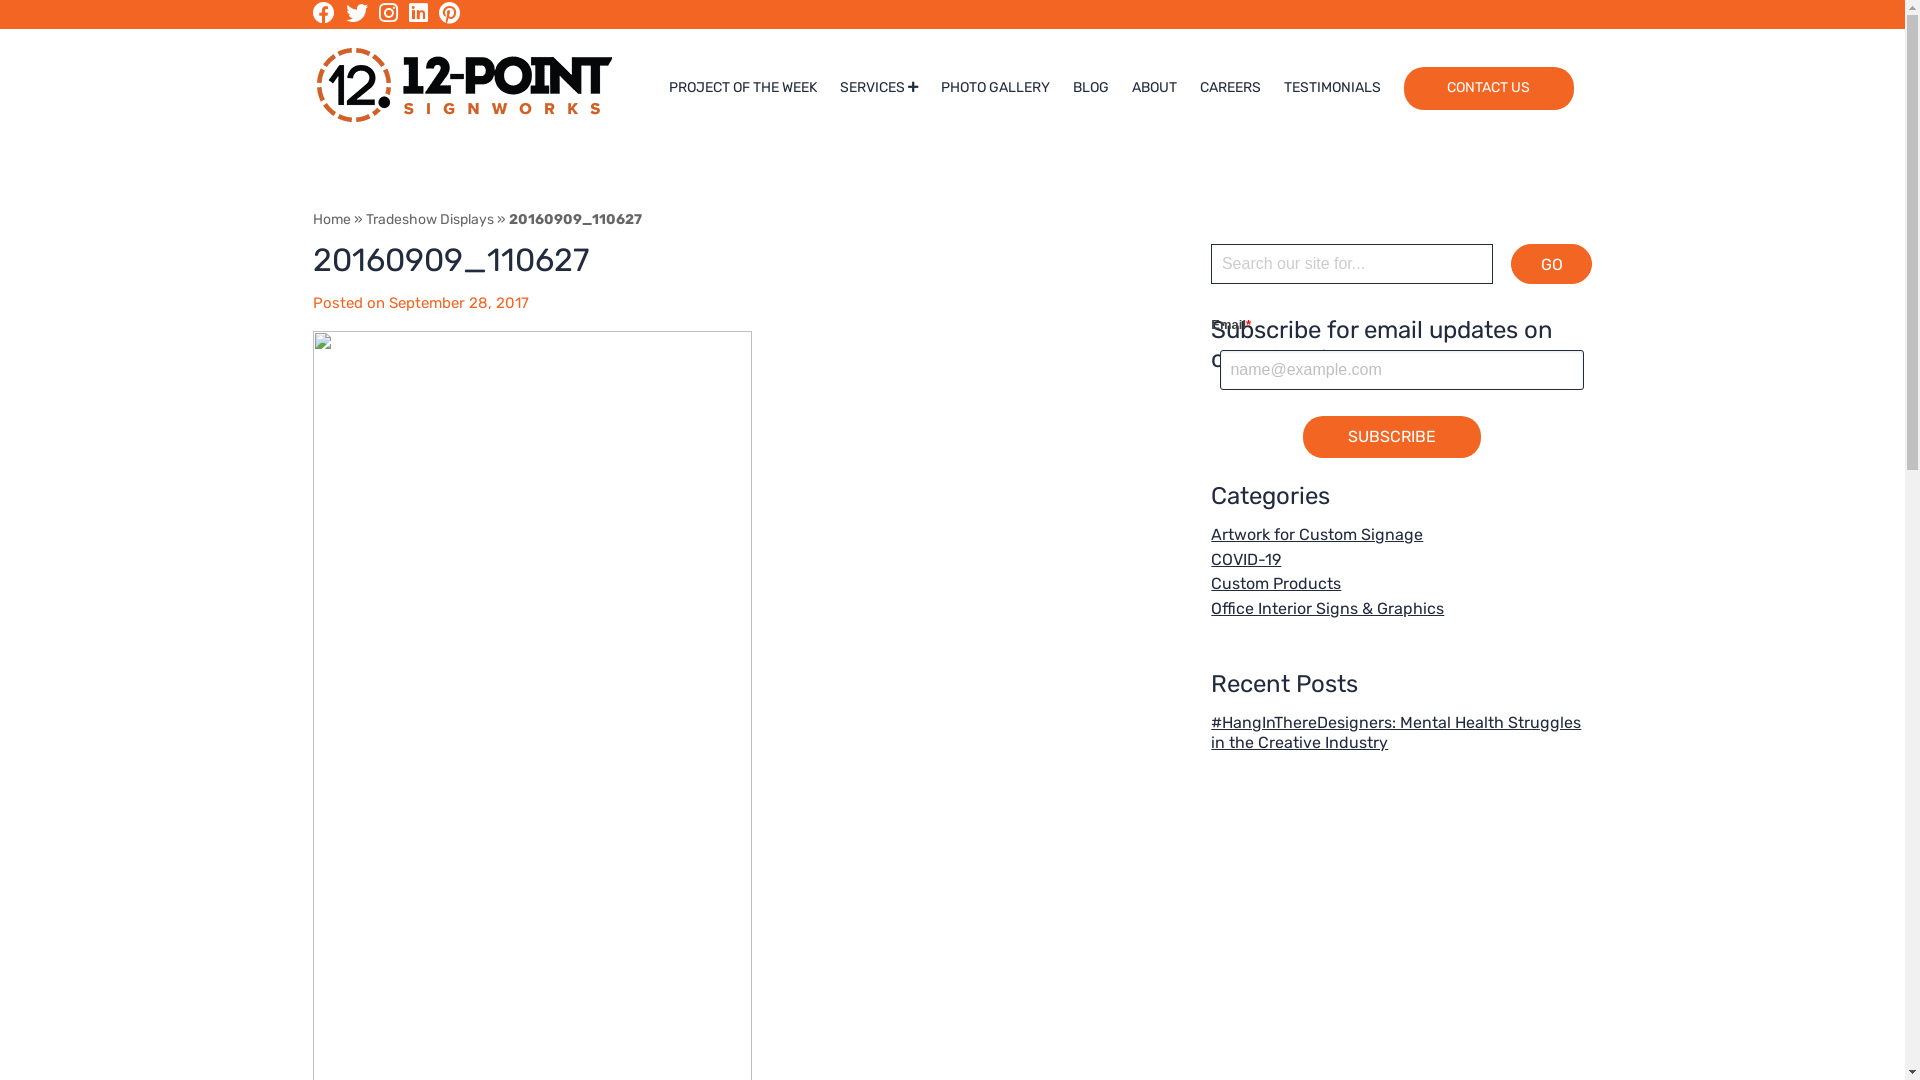  I want to click on 'Home', so click(331, 219).